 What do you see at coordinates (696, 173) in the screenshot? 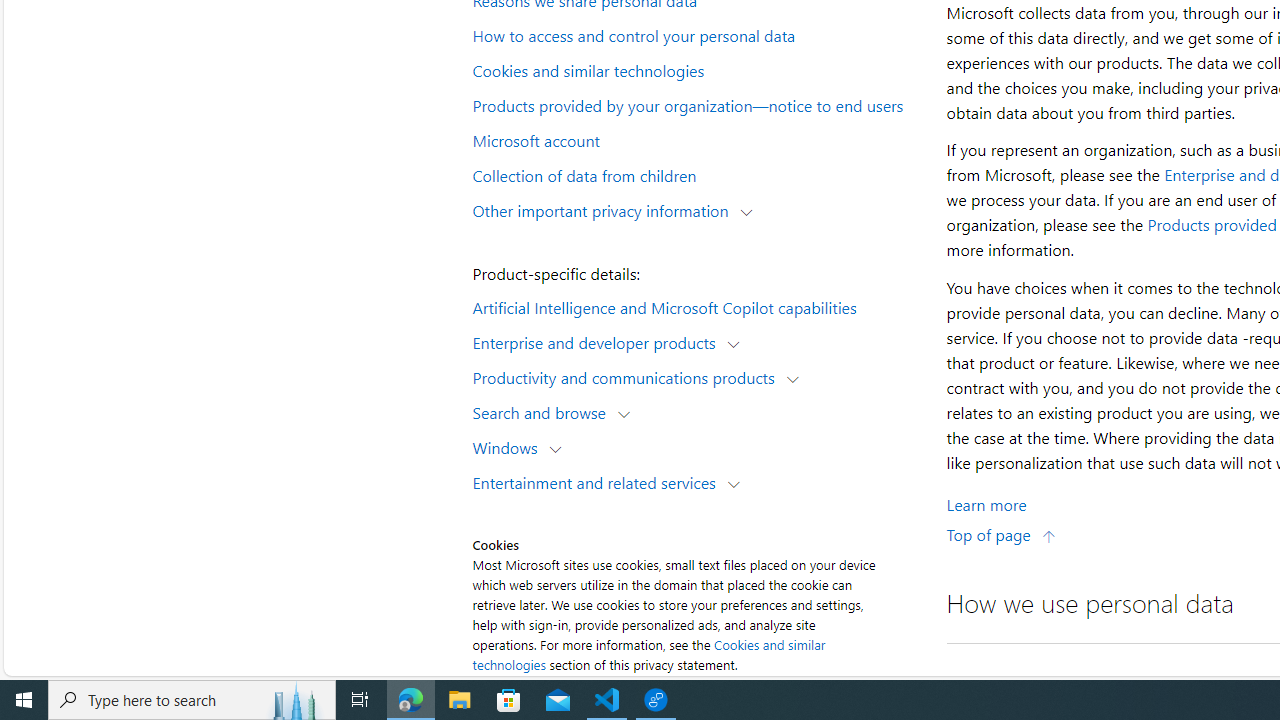
I see `'Collection of data from children'` at bounding box center [696, 173].